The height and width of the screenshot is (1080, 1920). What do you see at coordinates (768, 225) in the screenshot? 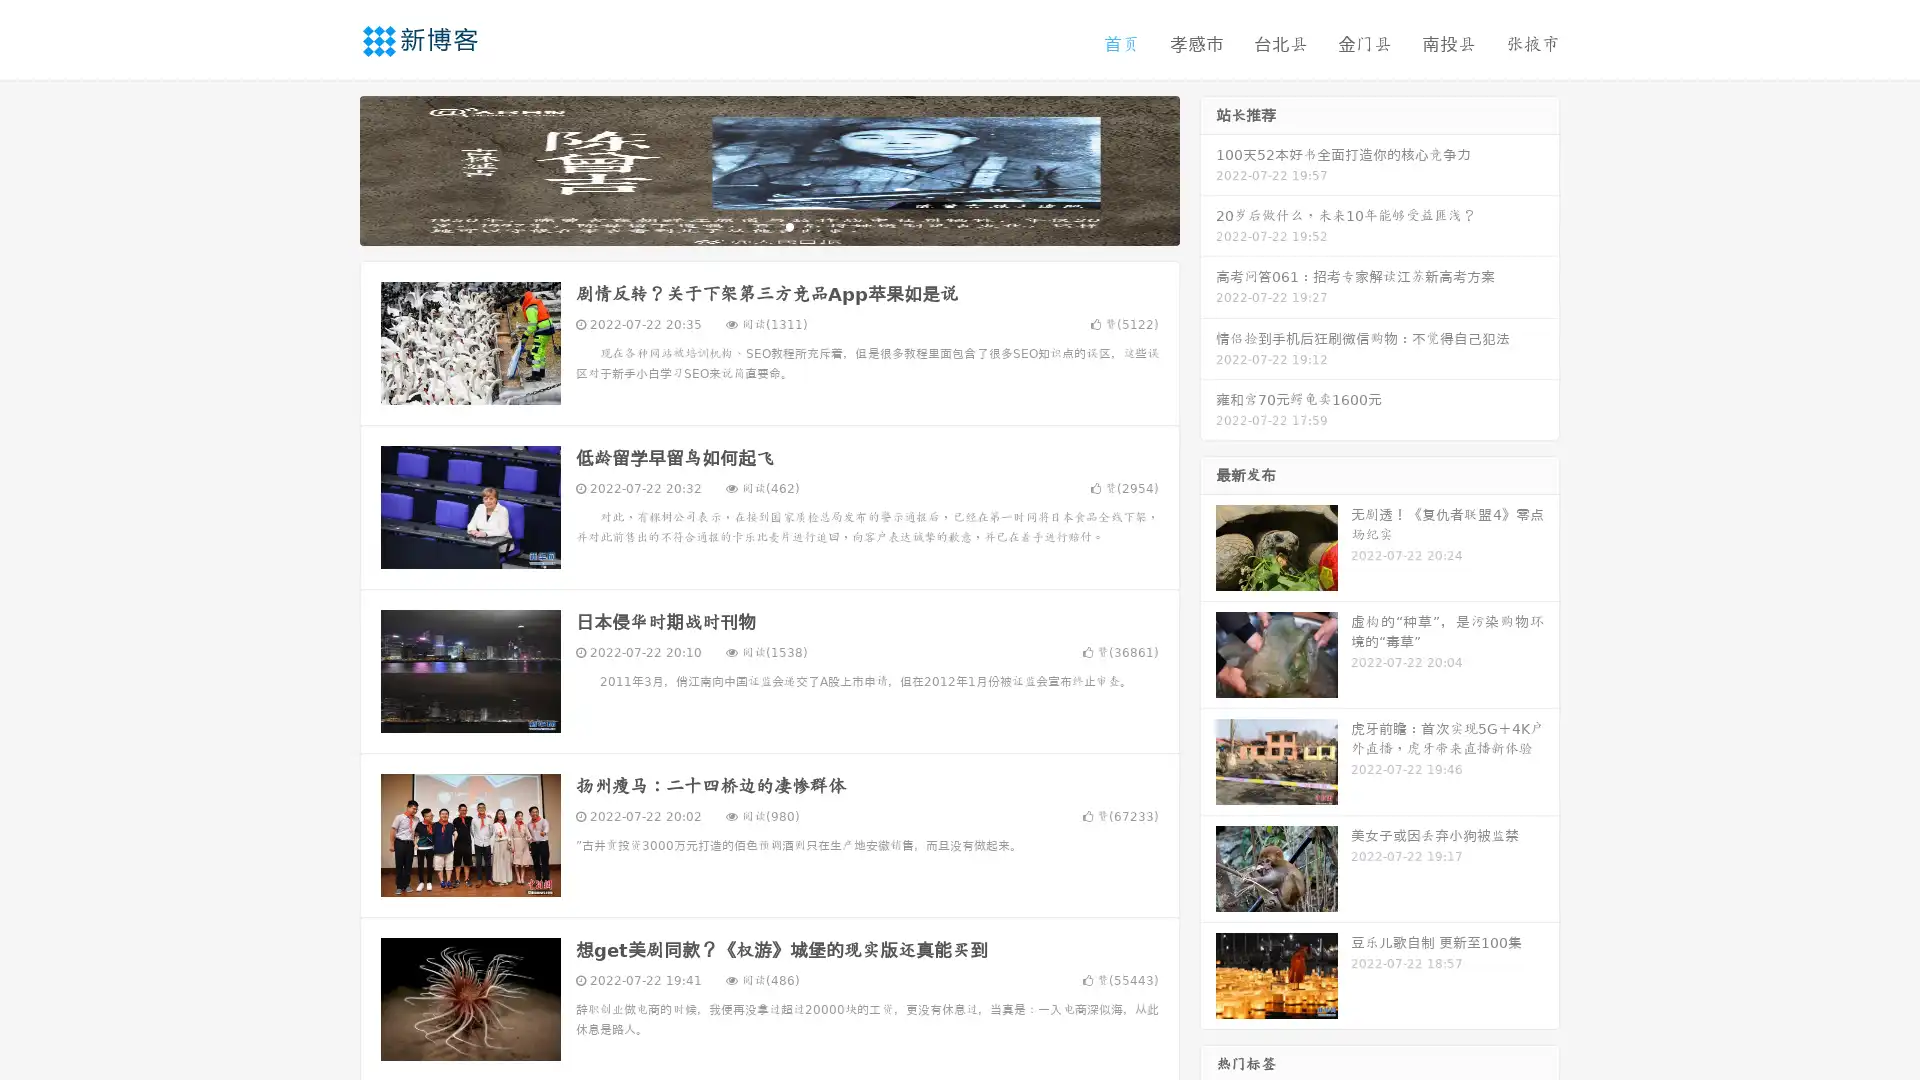
I see `Go to slide 2` at bounding box center [768, 225].